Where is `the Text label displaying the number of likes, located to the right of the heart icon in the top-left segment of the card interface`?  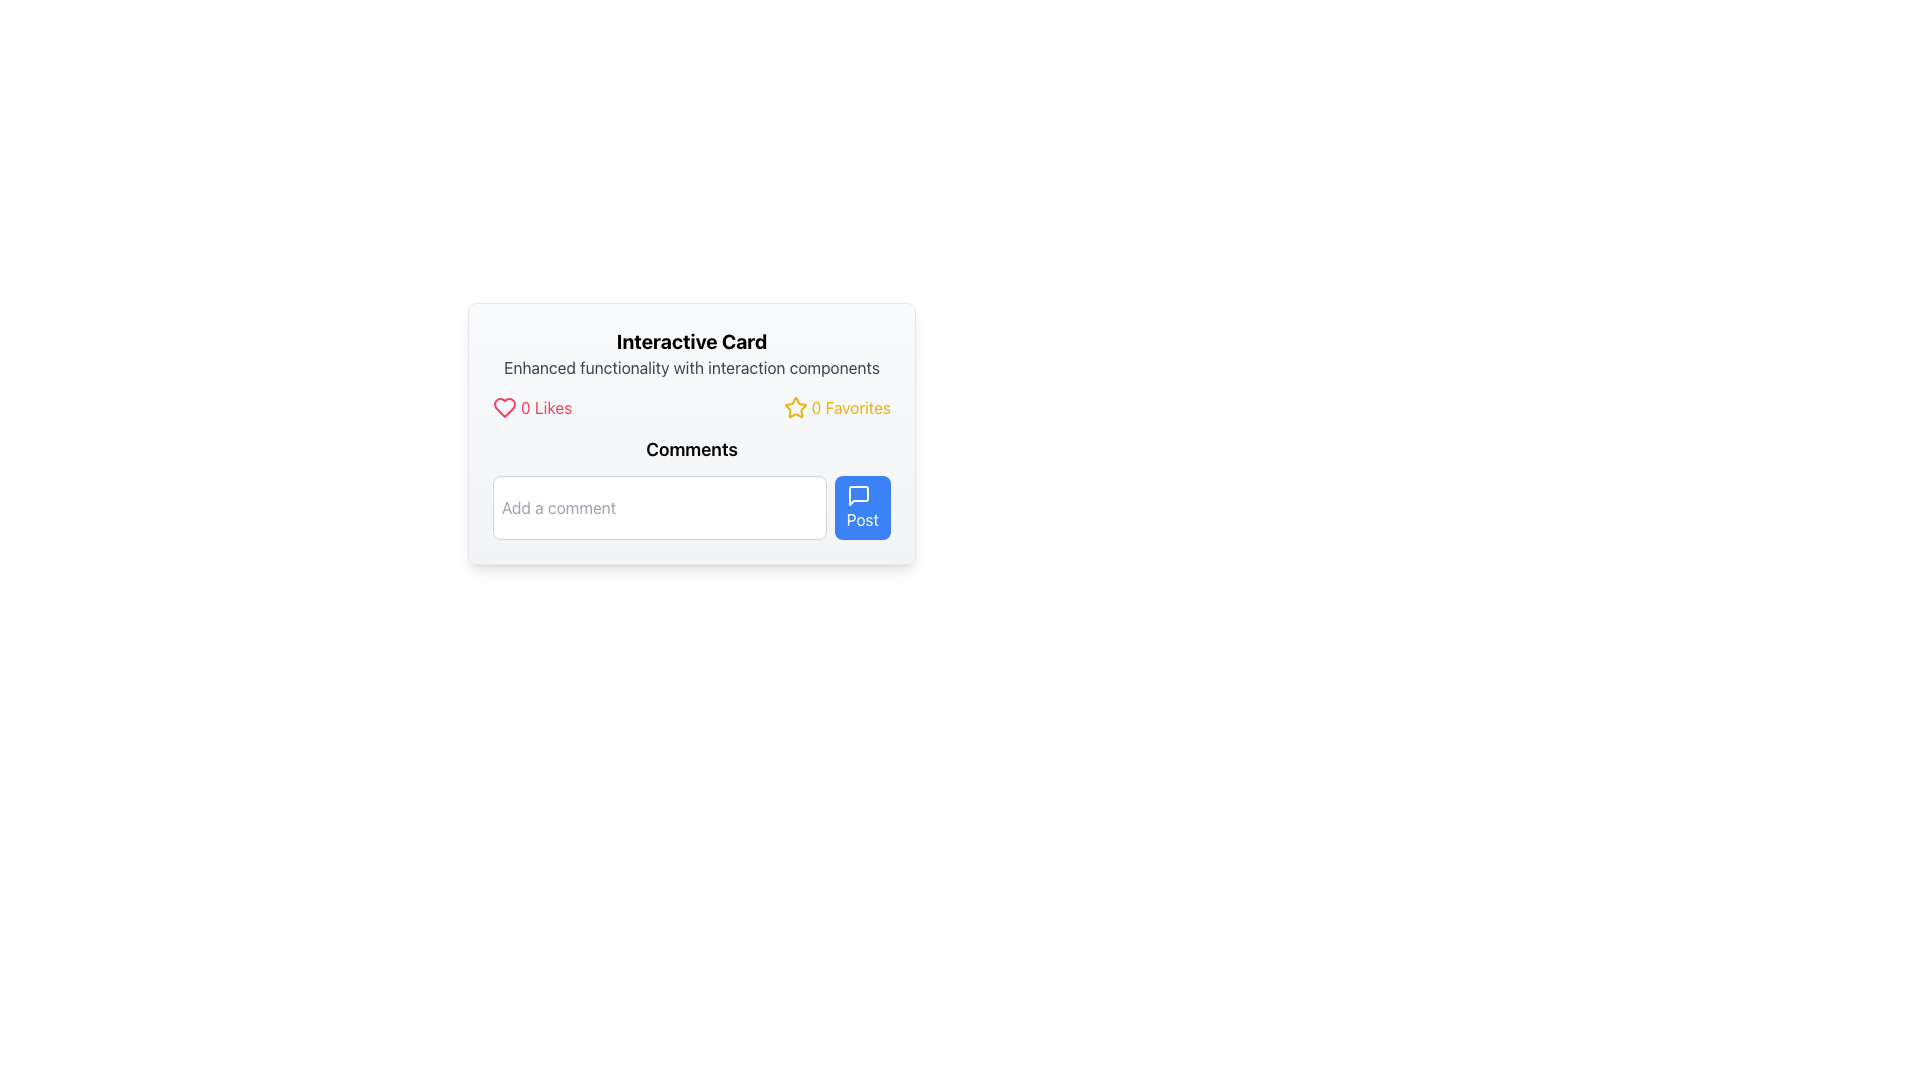
the Text label displaying the number of likes, located to the right of the heart icon in the top-left segment of the card interface is located at coordinates (546, 407).